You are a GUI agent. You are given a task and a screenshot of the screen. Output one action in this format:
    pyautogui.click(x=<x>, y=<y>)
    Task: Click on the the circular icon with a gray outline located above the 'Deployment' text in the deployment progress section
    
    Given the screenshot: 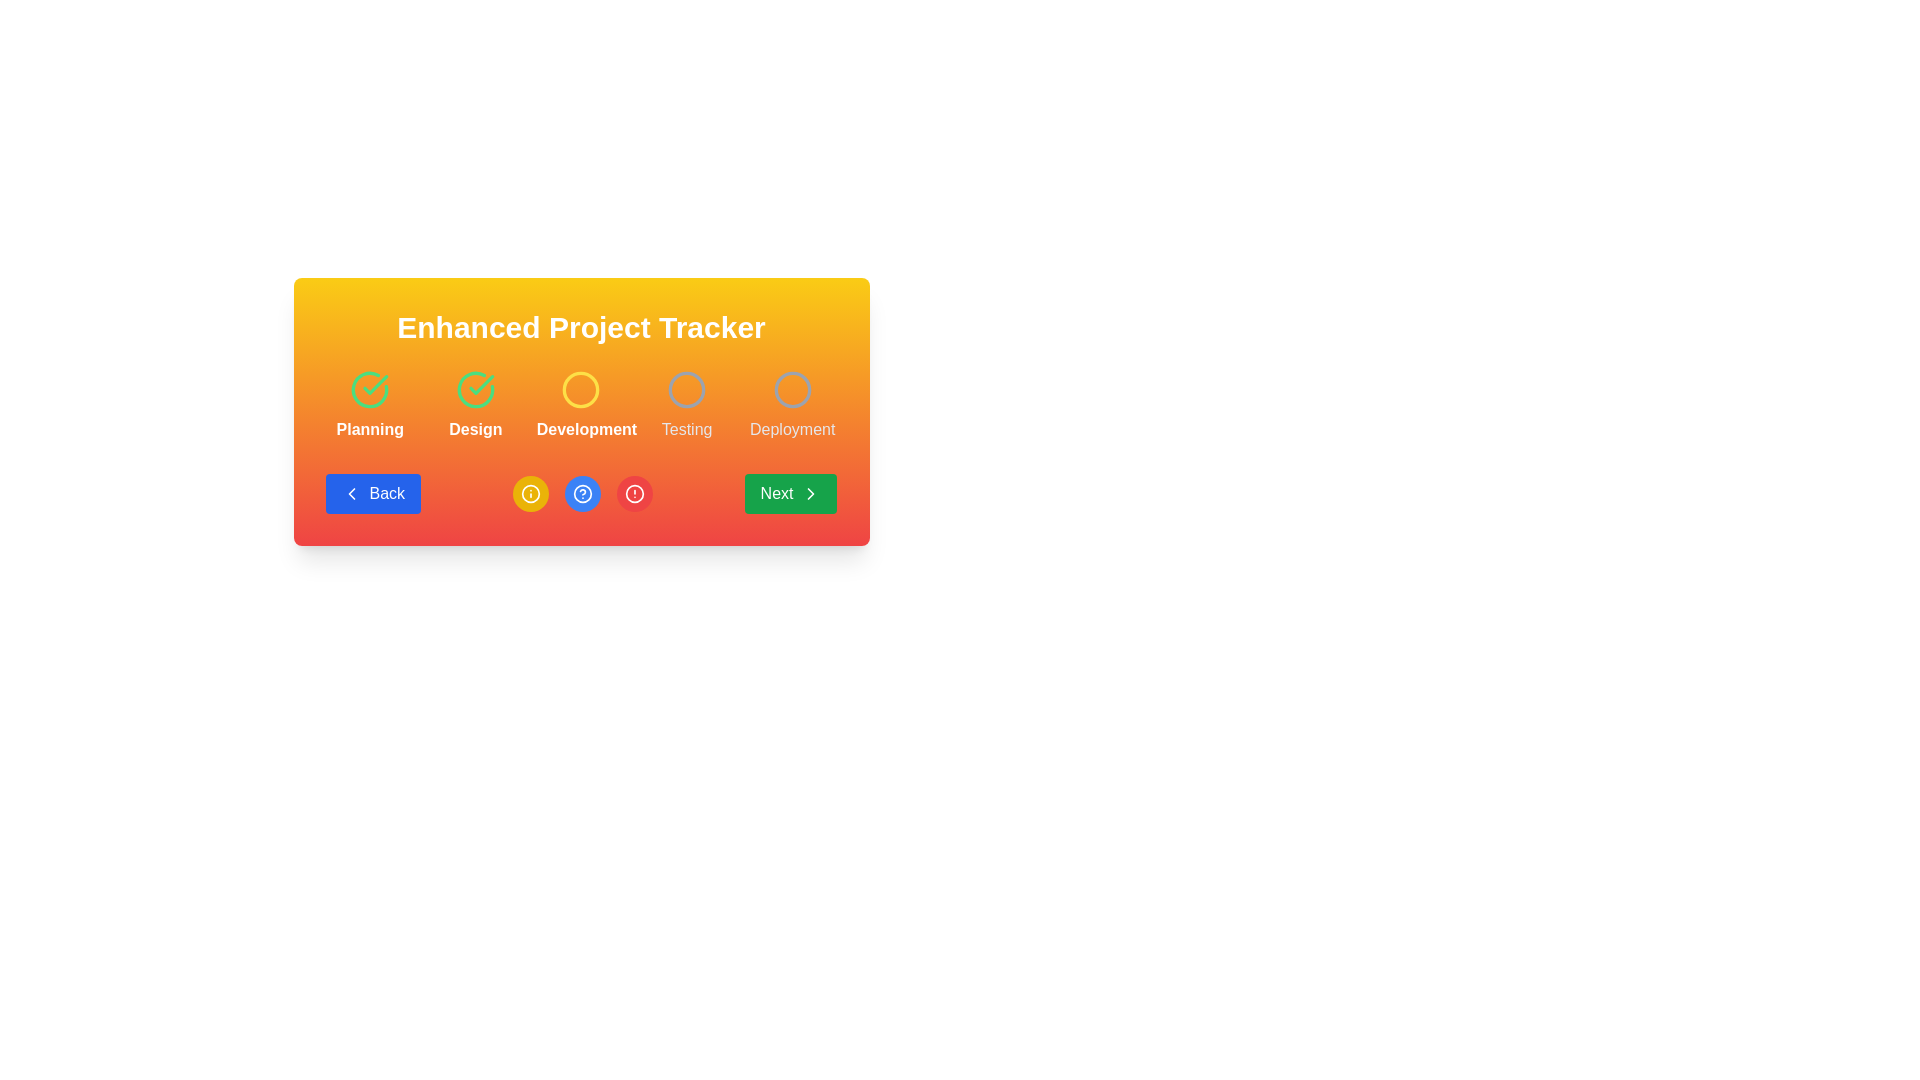 What is the action you would take?
    pyautogui.click(x=791, y=389)
    